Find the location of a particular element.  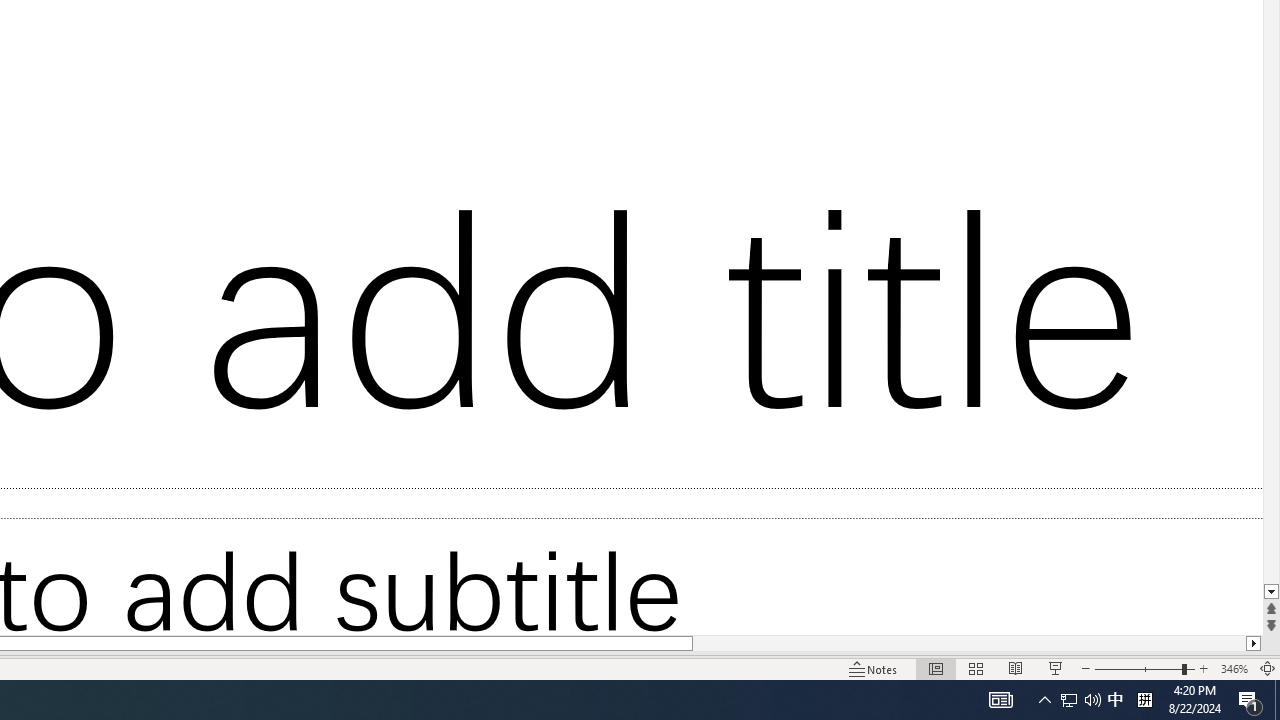

'Slide Show' is located at coordinates (1055, 669).